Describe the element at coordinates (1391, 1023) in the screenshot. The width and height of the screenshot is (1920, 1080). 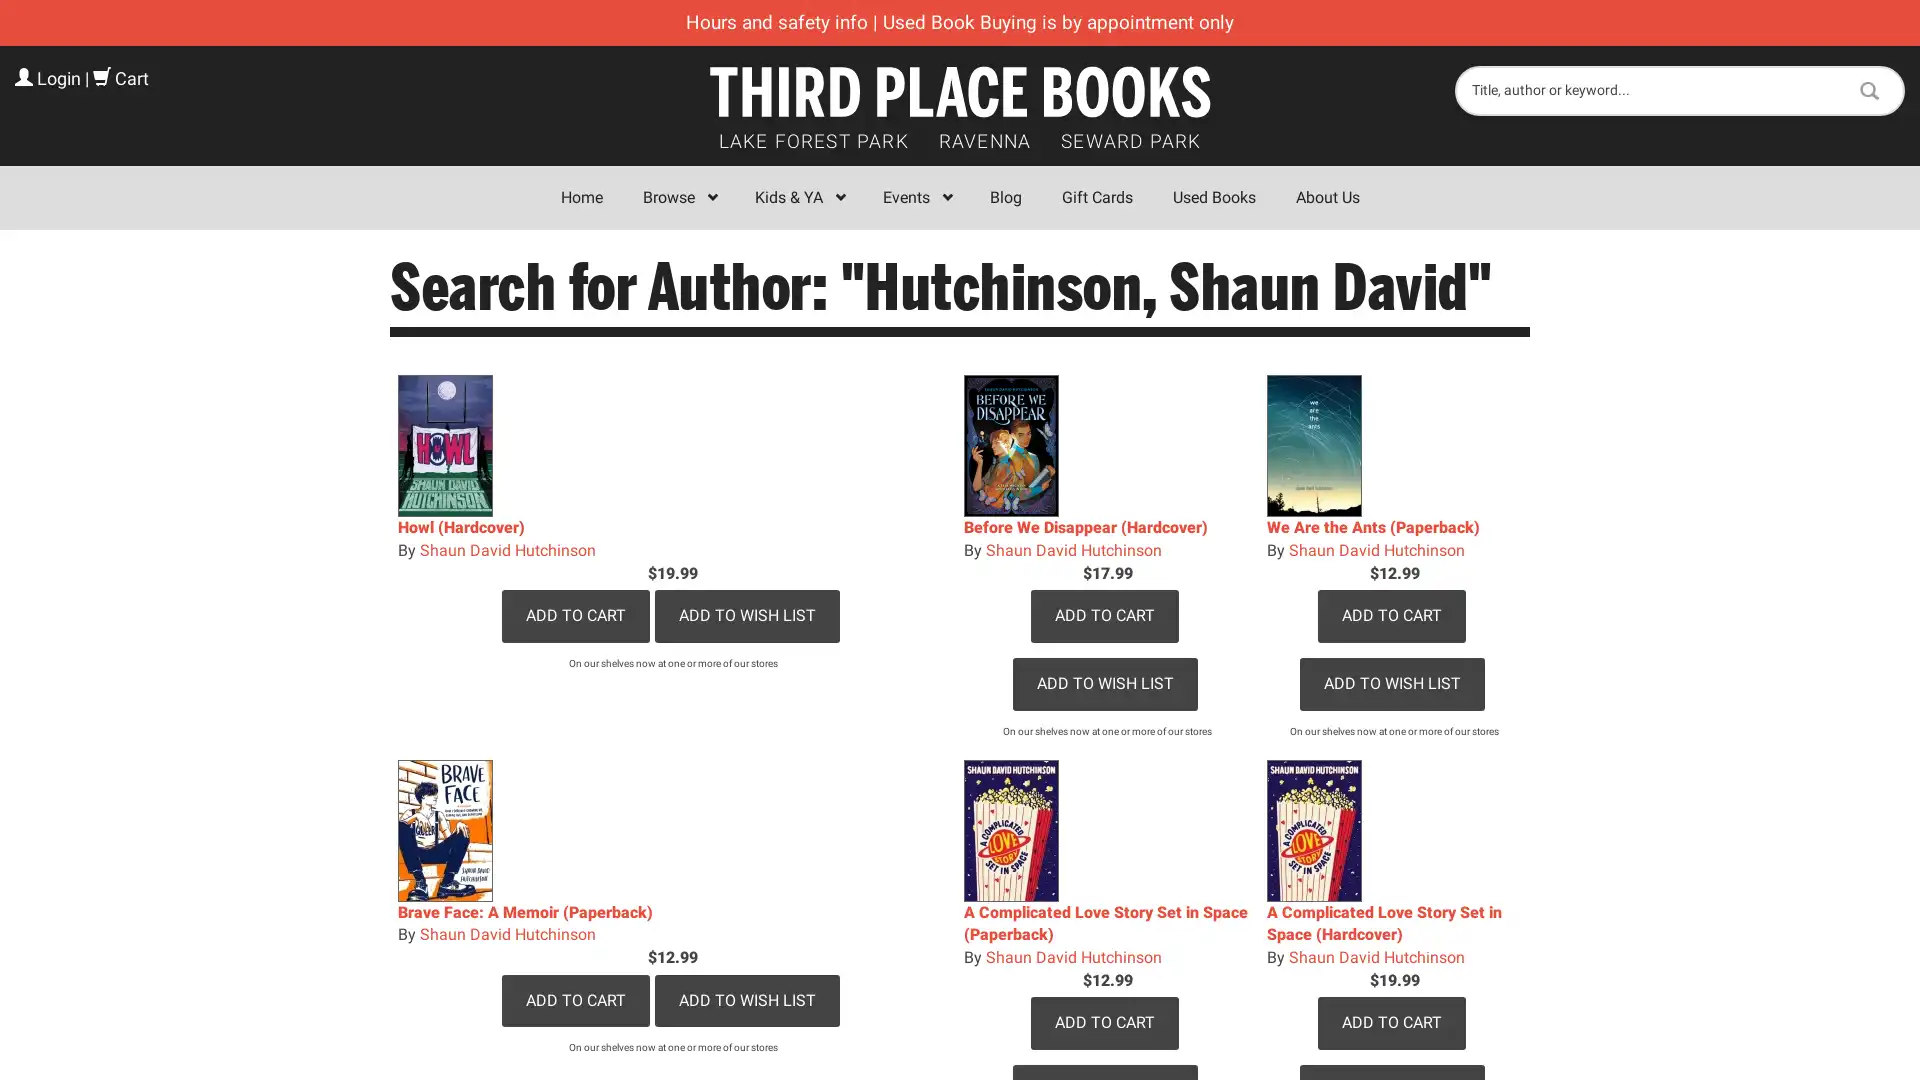
I see `Add to Cart` at that location.